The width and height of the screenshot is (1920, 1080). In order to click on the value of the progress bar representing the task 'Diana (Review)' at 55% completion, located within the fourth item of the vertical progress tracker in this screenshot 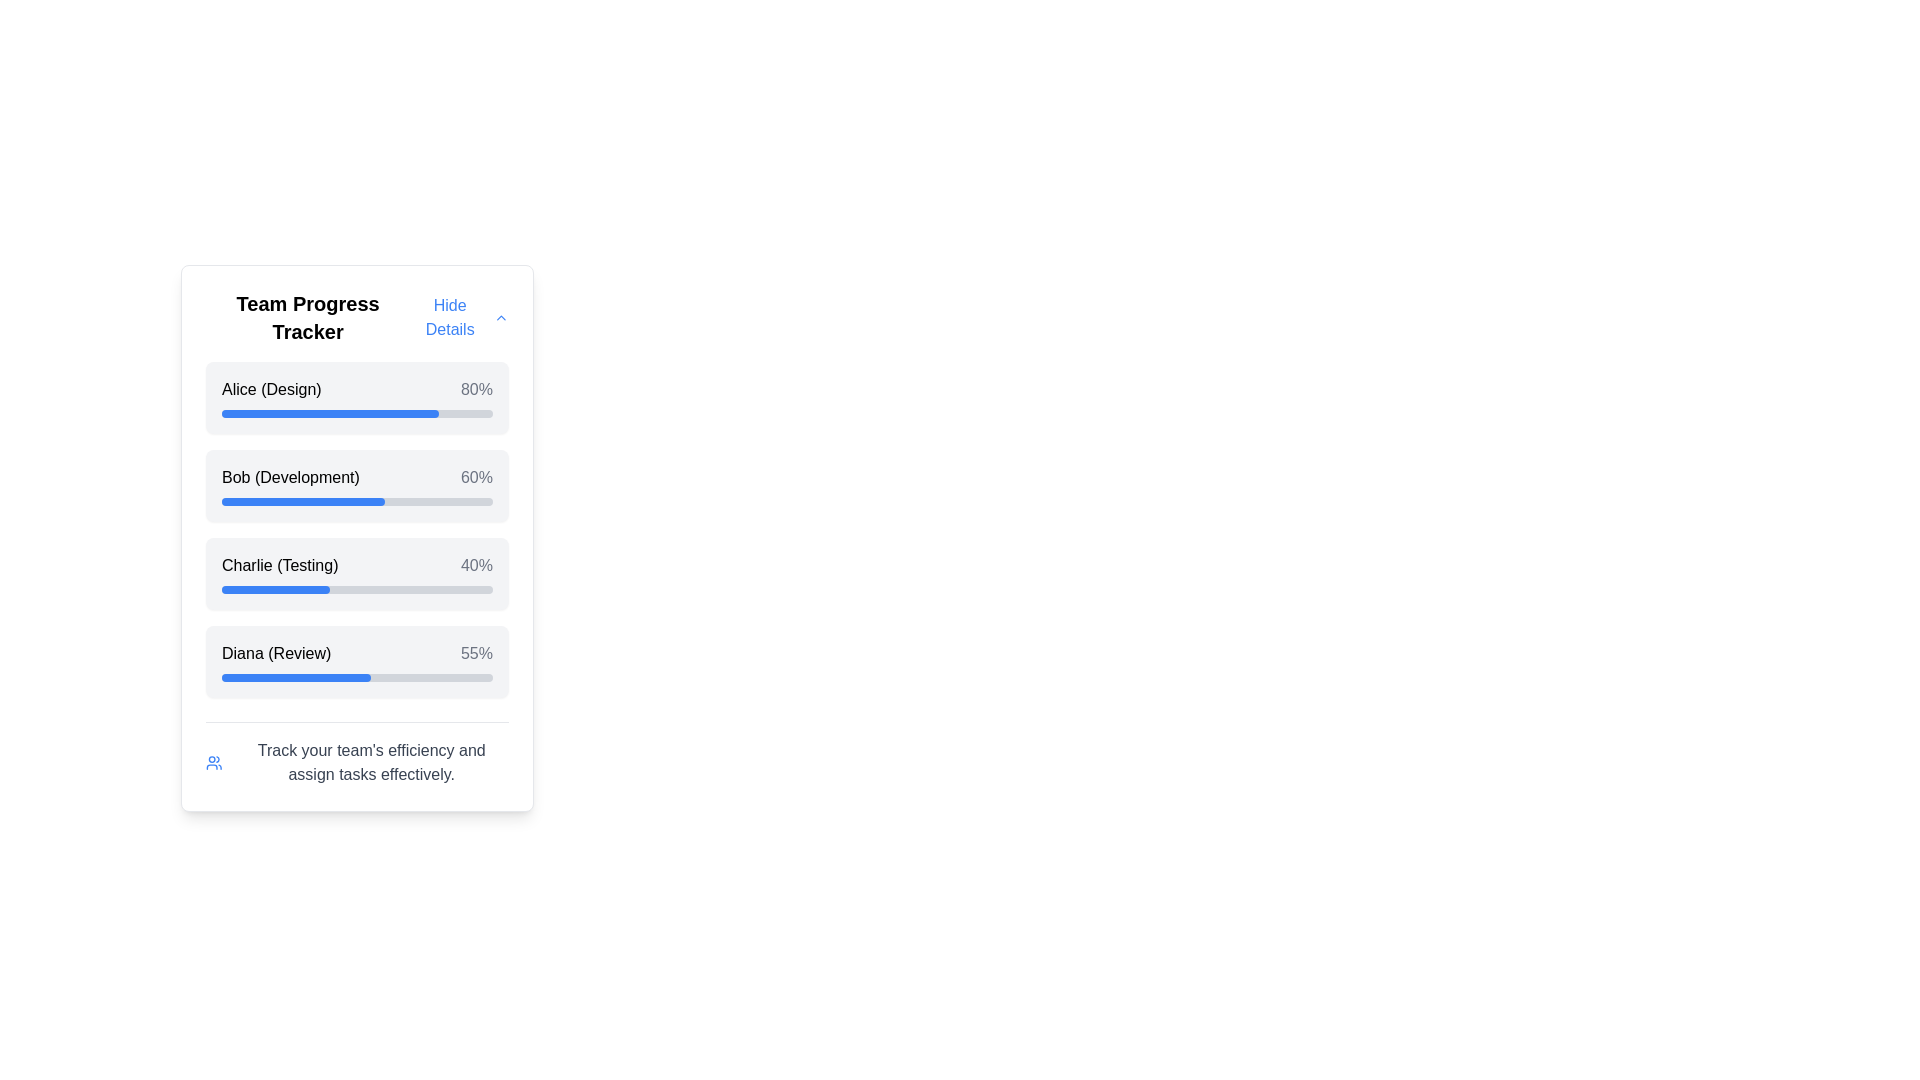, I will do `click(295, 677)`.